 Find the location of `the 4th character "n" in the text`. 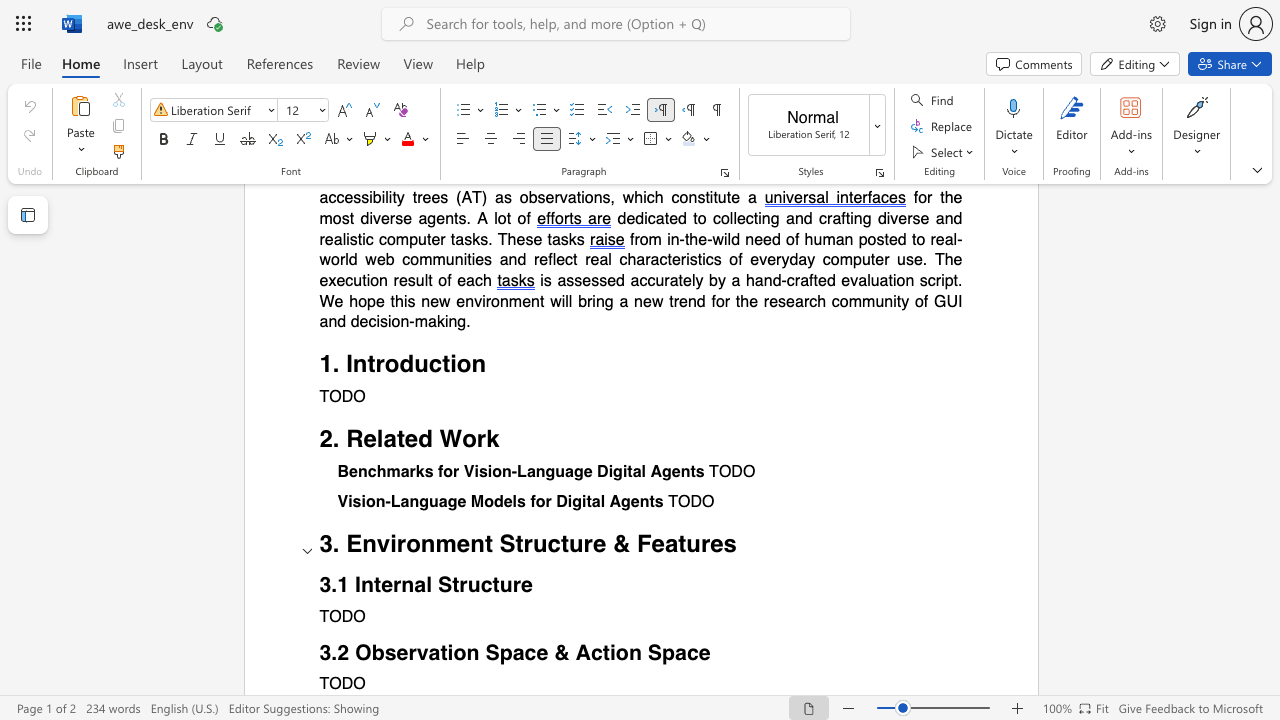

the 4th character "n" in the text is located at coordinates (685, 472).